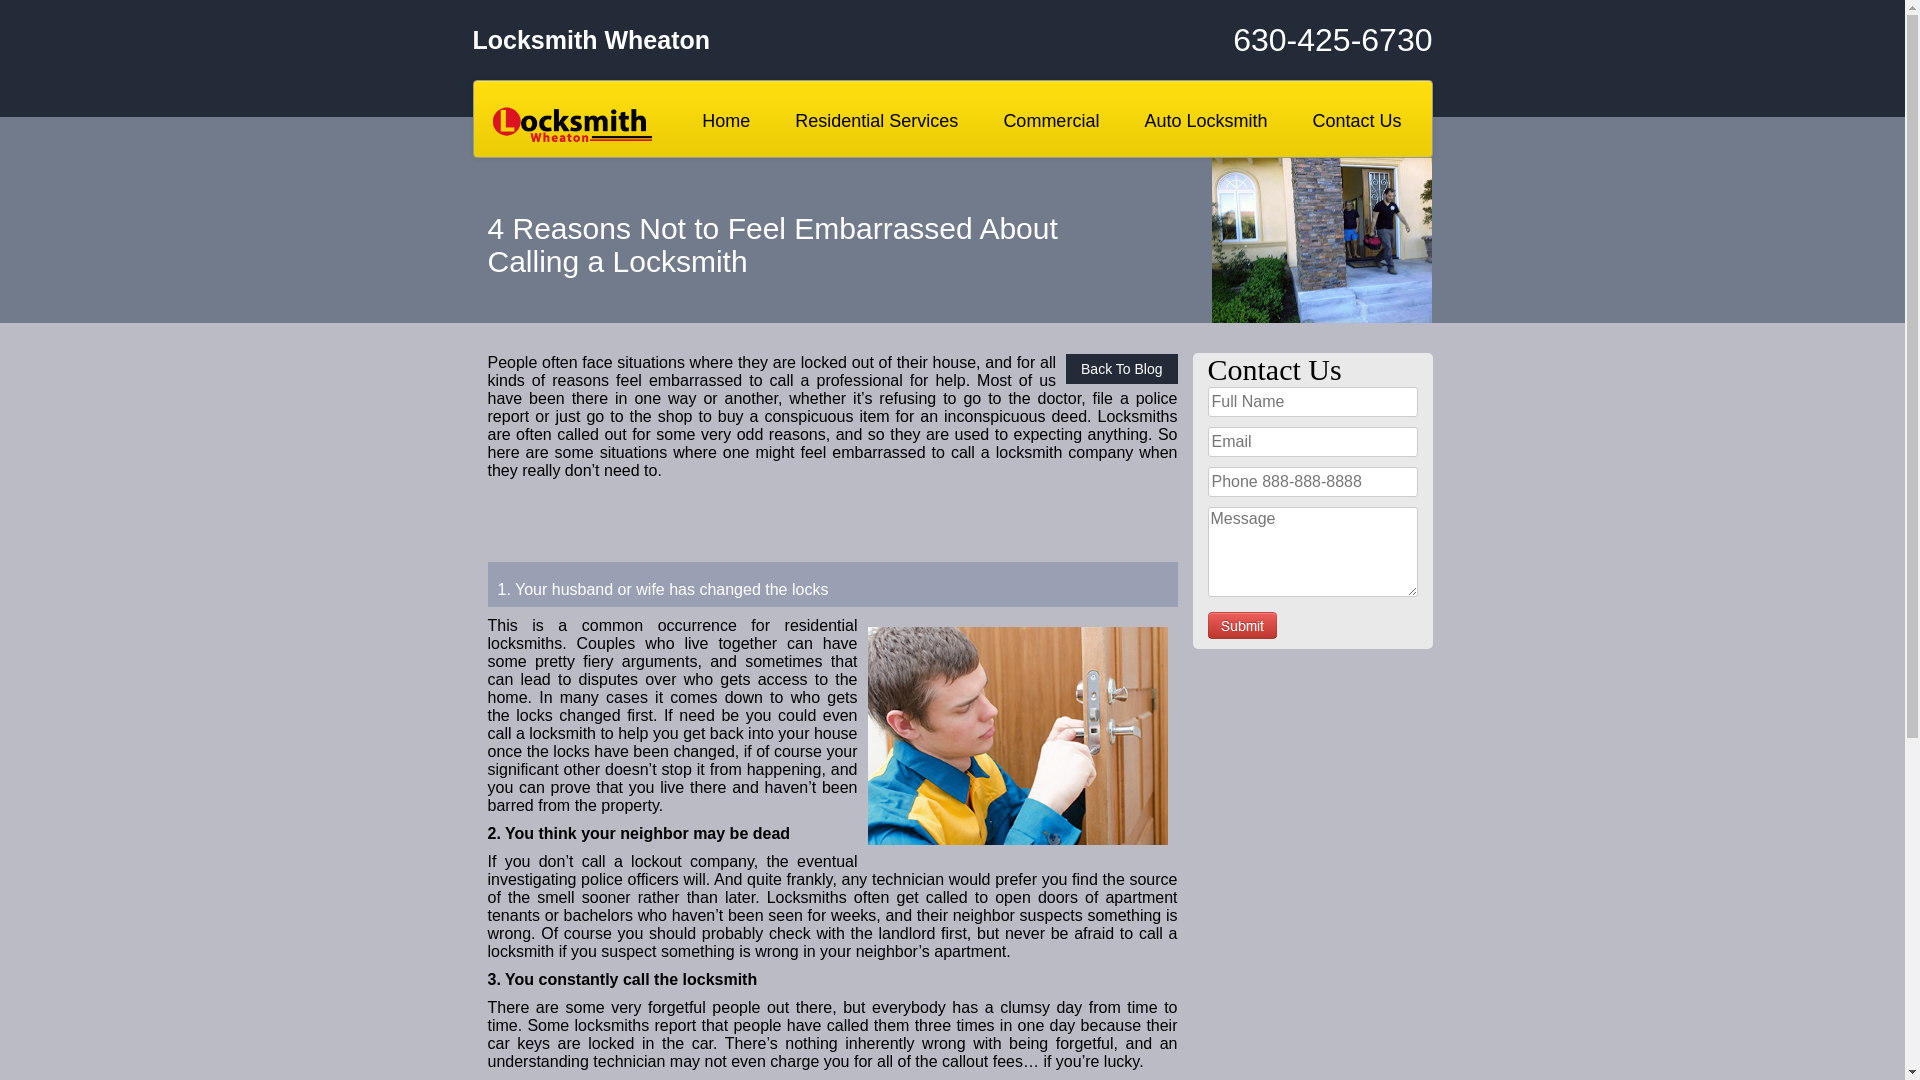 The image size is (1920, 1080). I want to click on 'Home', so click(724, 120).